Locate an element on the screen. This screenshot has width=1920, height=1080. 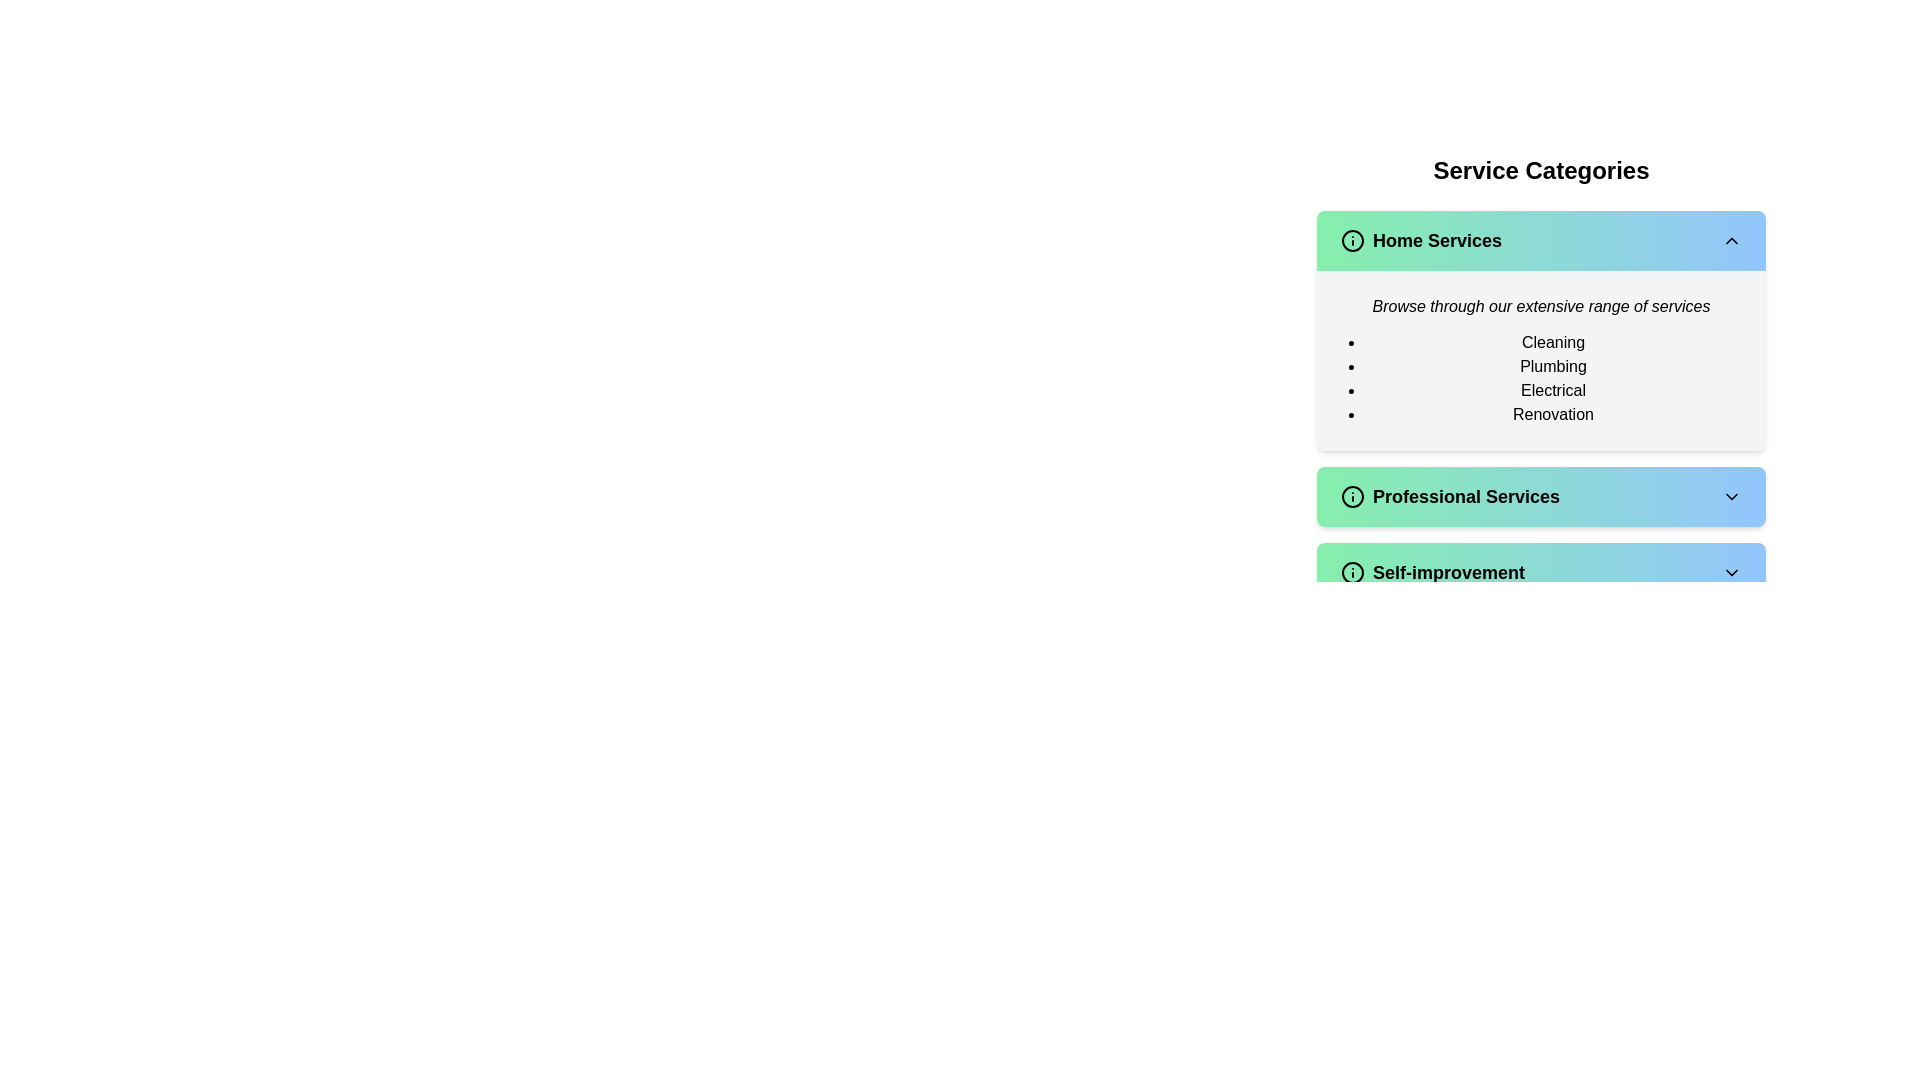
the circular icon with a black outline and green background, featuring an 'i' symbol, located on the left side of the 'Home Services' header text in the 'Service Categories' section is located at coordinates (1353, 239).